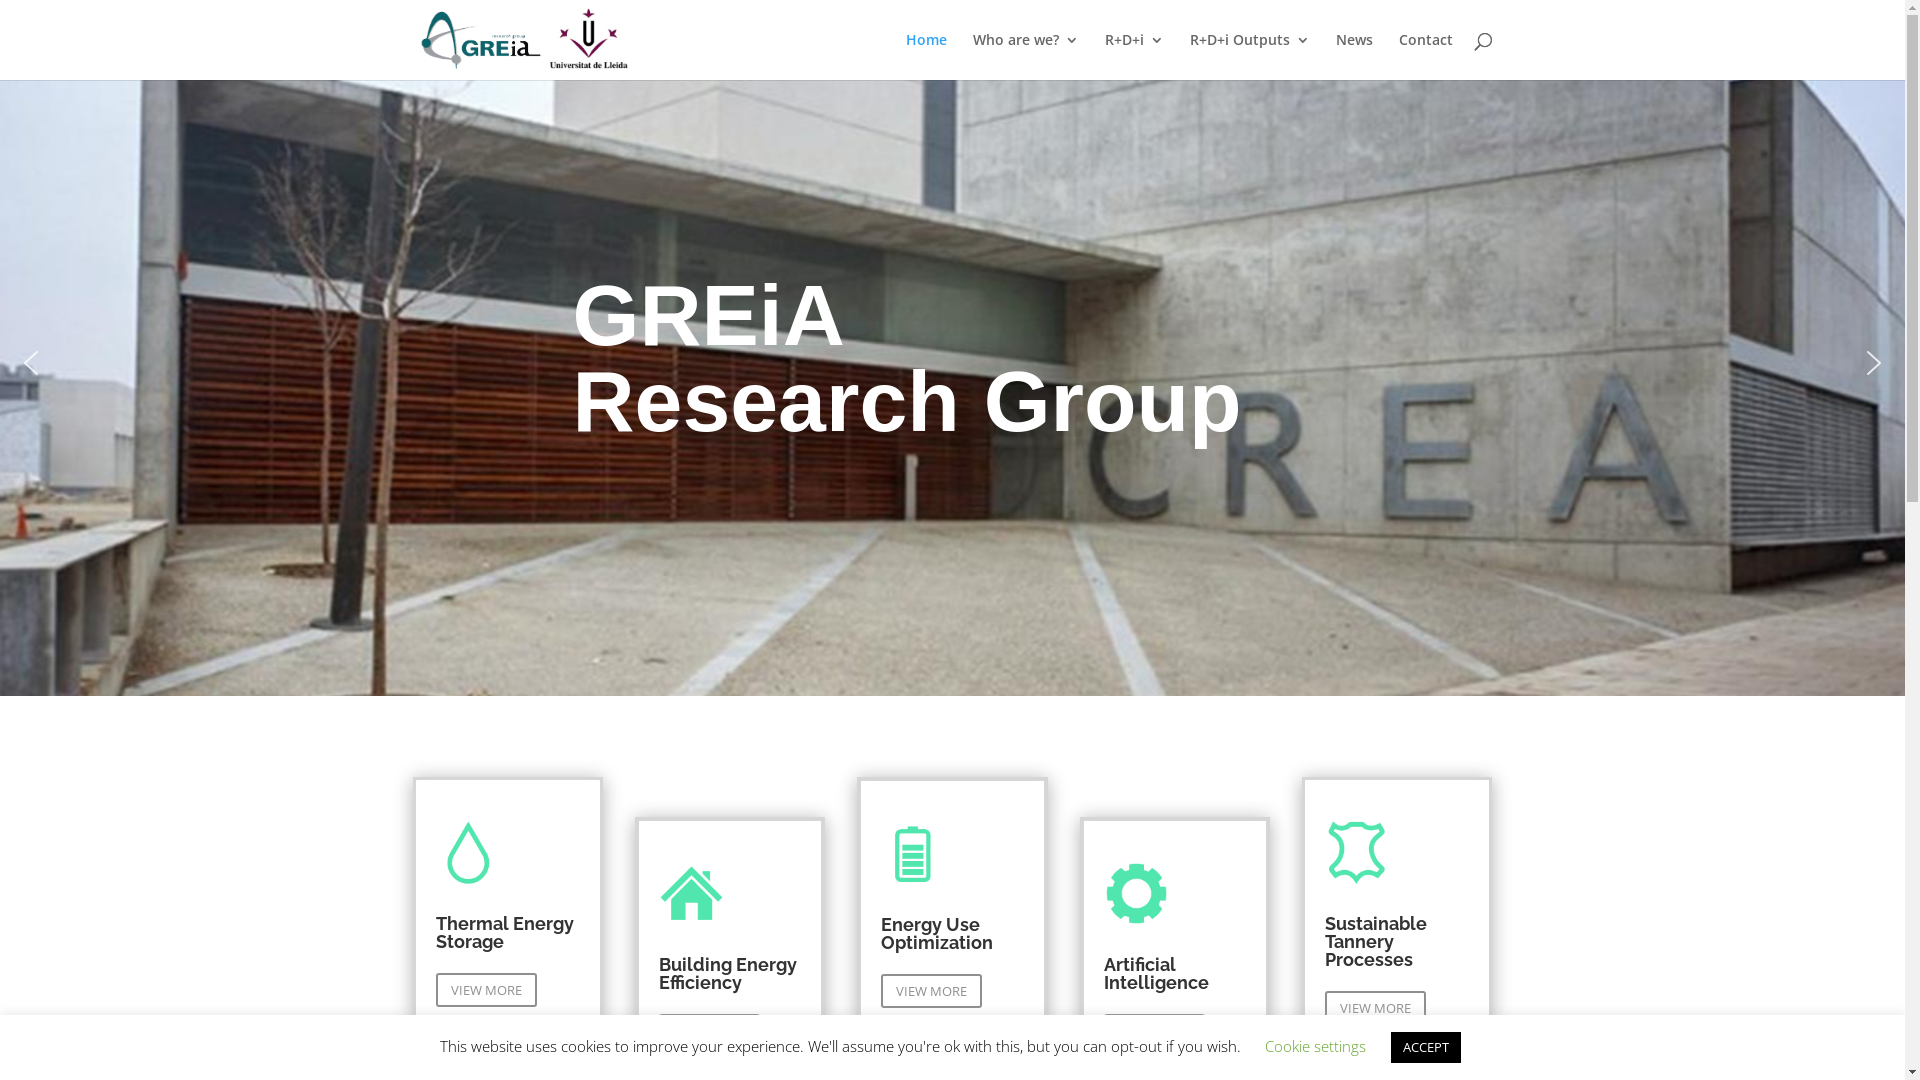 The height and width of the screenshot is (1080, 1920). What do you see at coordinates (1374, 1007) in the screenshot?
I see `'VIEW MORE'` at bounding box center [1374, 1007].